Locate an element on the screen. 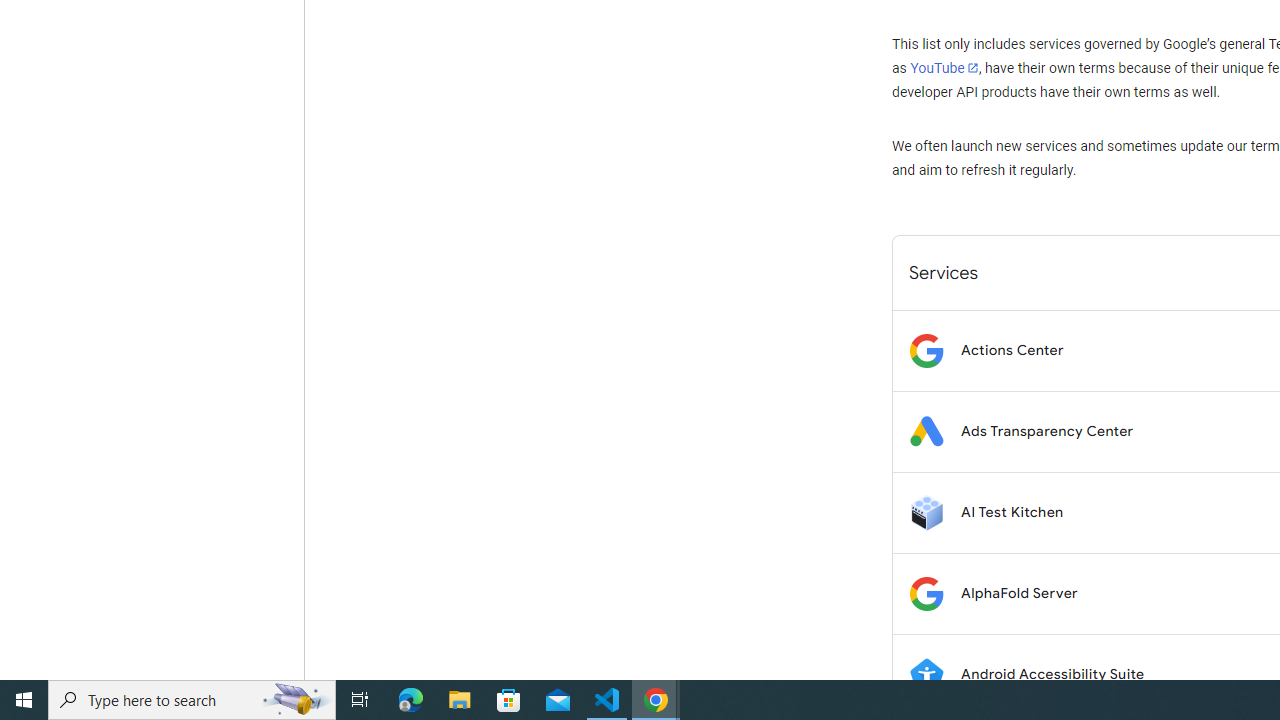  'YouTube' is located at coordinates (943, 67).